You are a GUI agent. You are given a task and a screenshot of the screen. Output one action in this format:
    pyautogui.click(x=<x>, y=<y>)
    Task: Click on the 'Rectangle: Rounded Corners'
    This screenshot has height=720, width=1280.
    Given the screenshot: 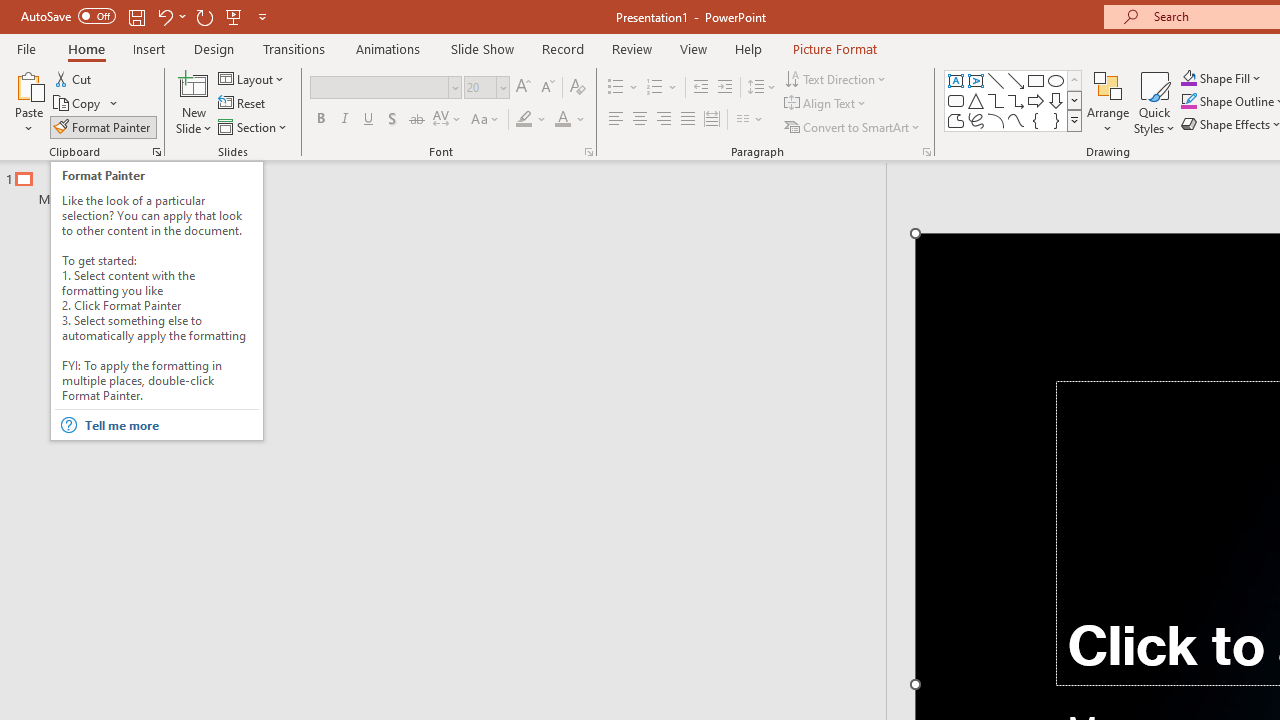 What is the action you would take?
    pyautogui.click(x=955, y=100)
    